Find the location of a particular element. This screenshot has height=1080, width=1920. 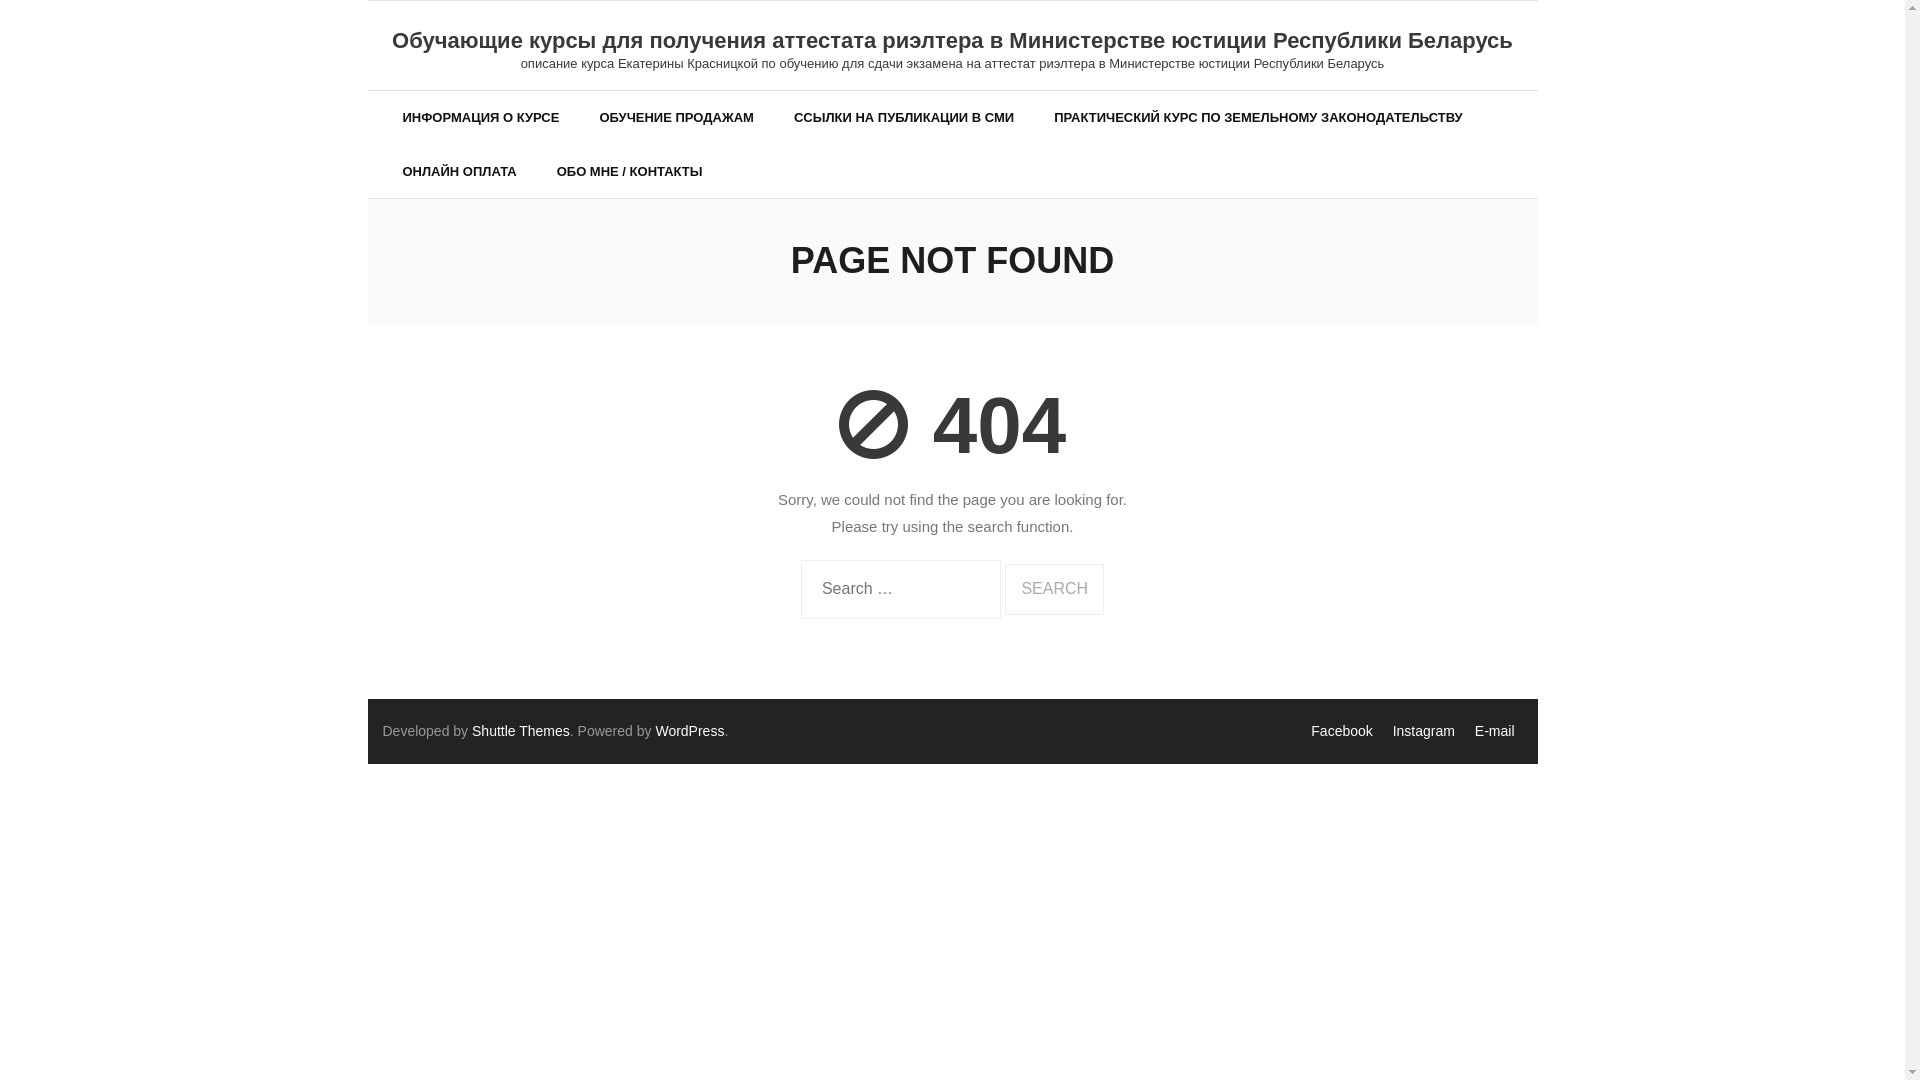

'Shuttle Themes' is located at coordinates (521, 731).